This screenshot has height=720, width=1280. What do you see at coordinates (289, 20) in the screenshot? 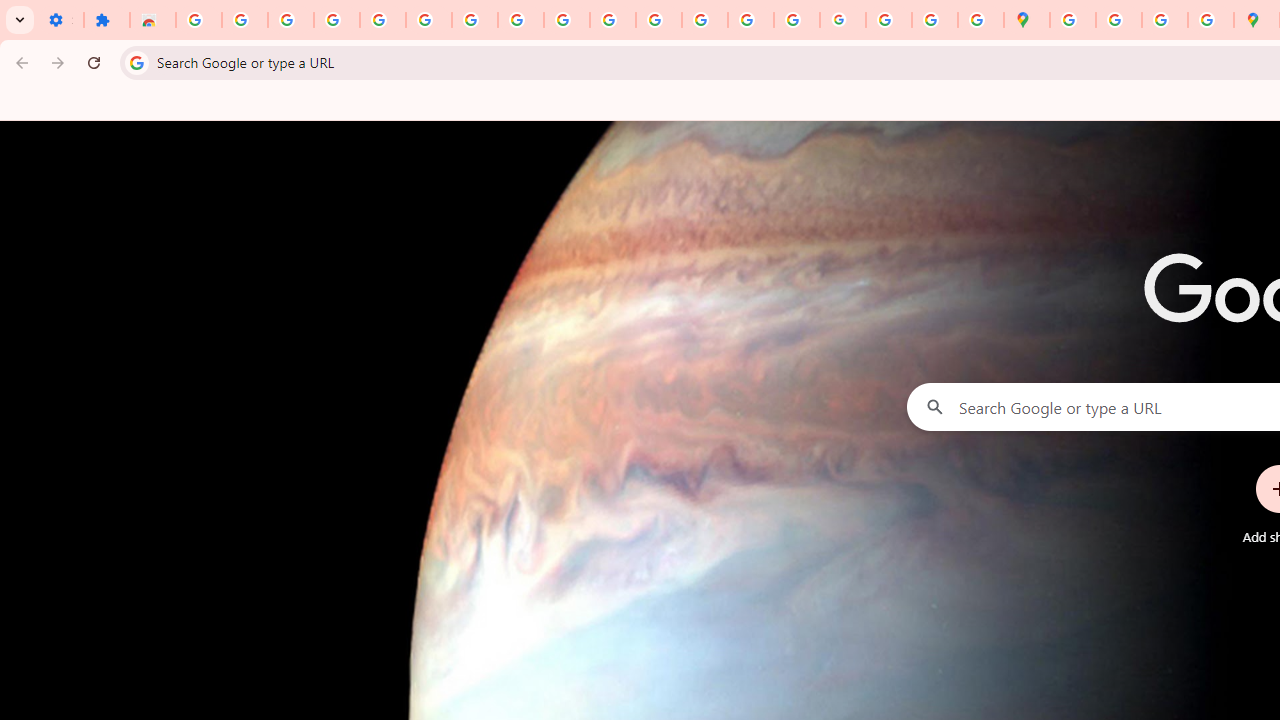
I see `'Delete photos & videos - Computer - Google Photos Help'` at bounding box center [289, 20].